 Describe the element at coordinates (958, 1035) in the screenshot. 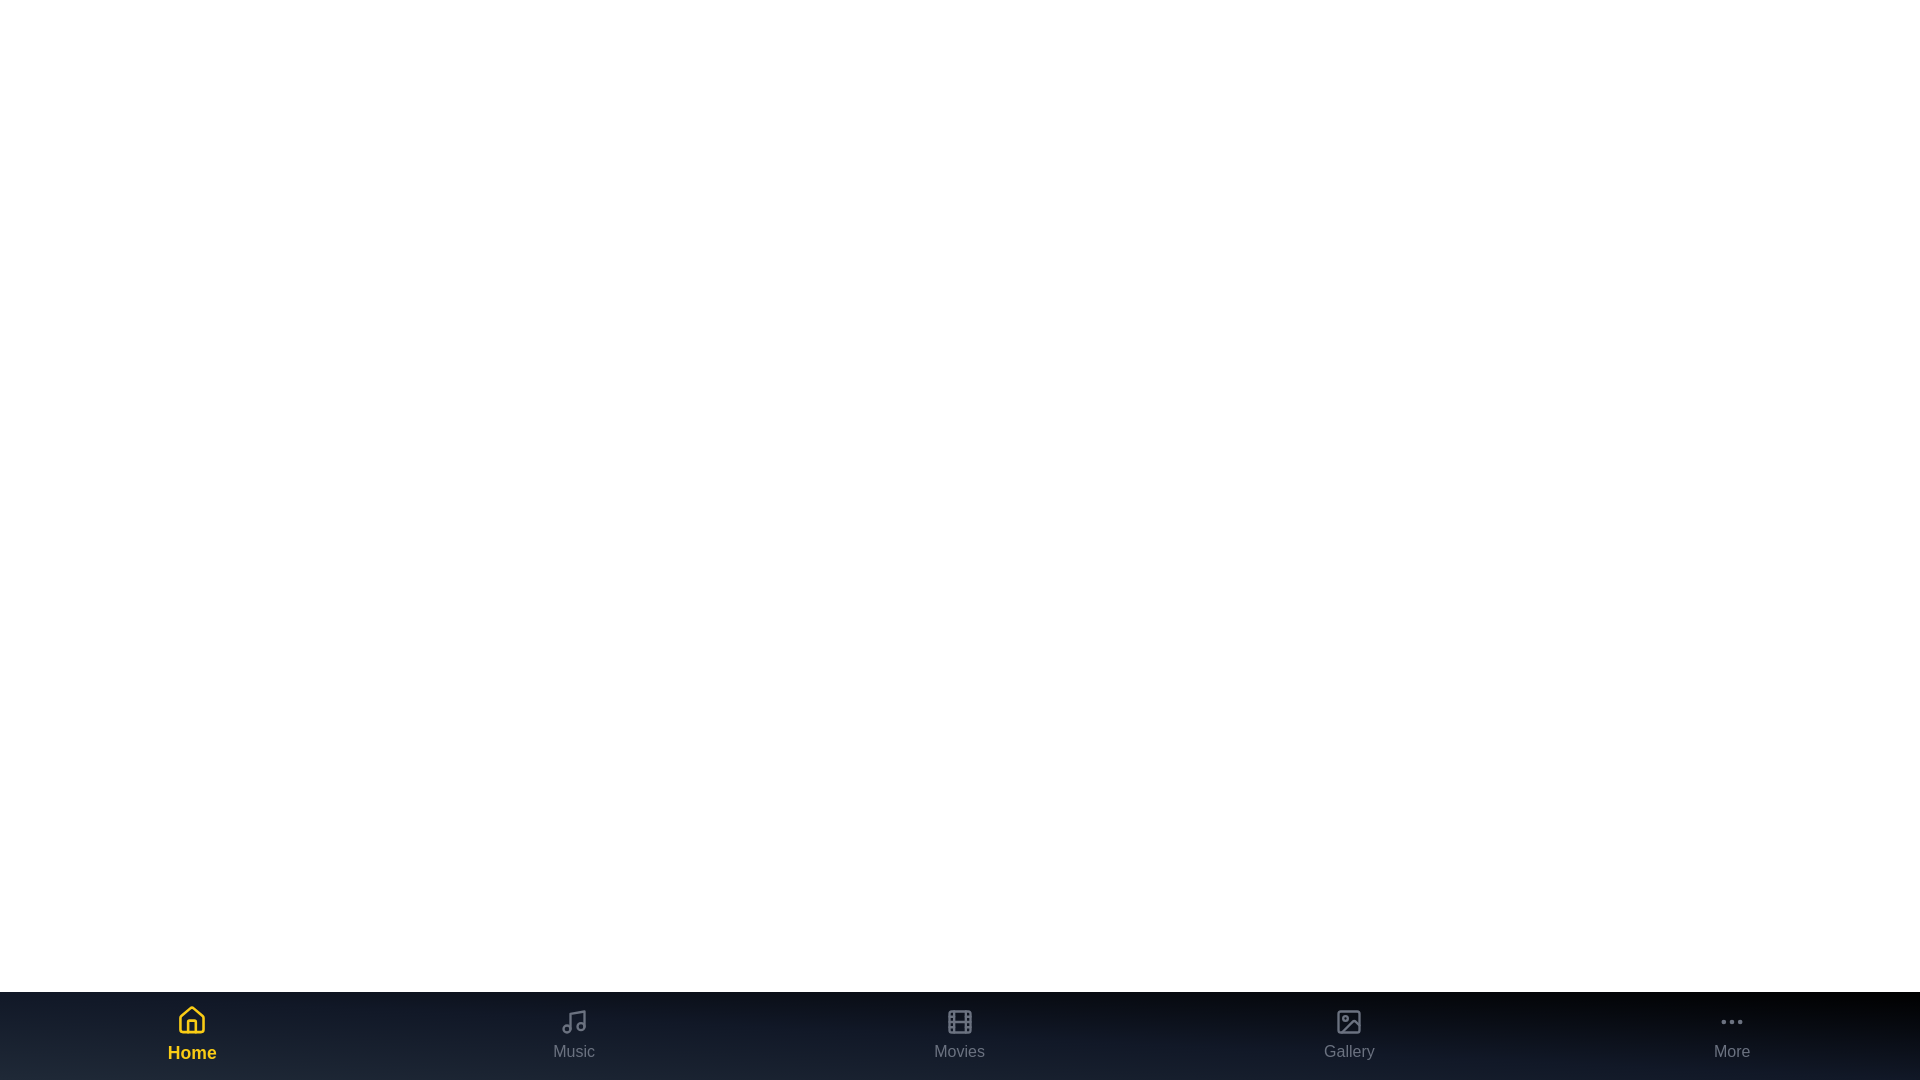

I see `the Movies tab in the bottom navigation bar` at that location.